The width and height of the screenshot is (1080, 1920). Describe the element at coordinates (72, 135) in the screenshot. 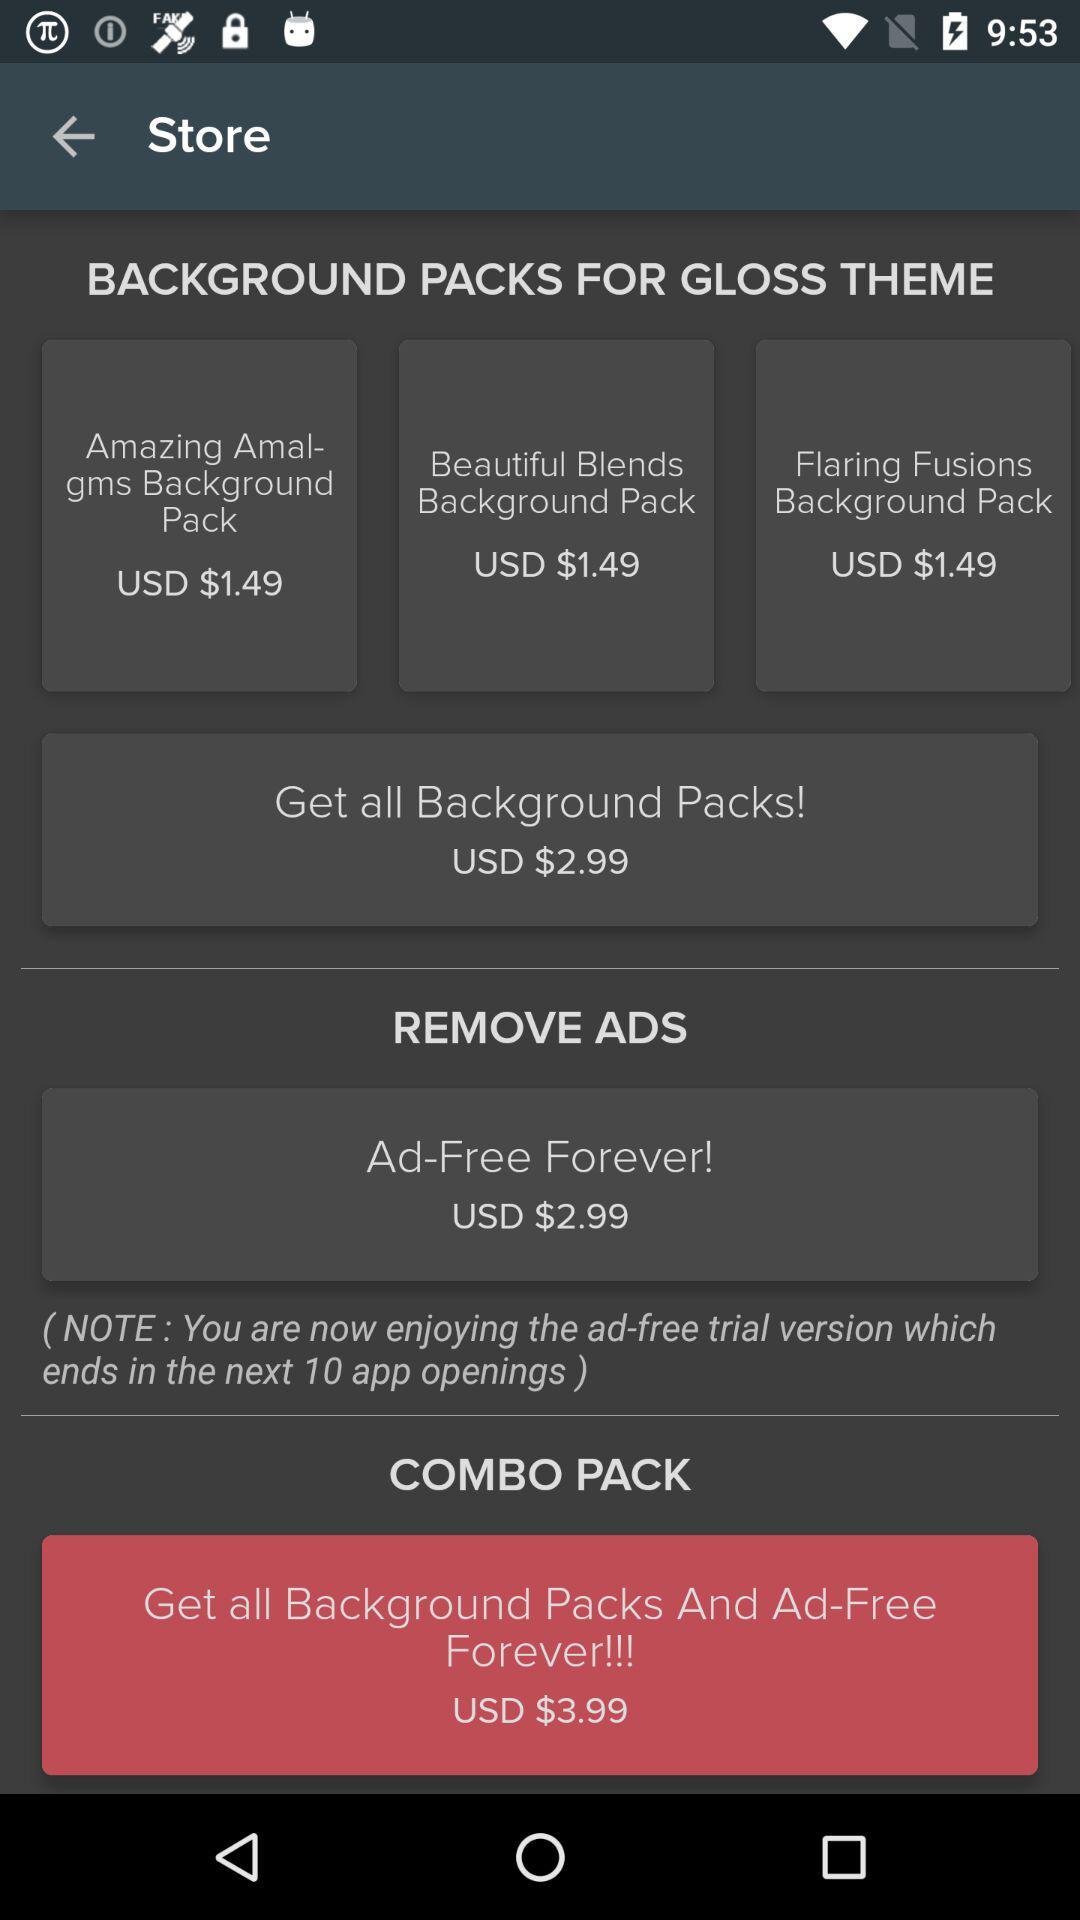

I see `the icon above background packs for` at that location.